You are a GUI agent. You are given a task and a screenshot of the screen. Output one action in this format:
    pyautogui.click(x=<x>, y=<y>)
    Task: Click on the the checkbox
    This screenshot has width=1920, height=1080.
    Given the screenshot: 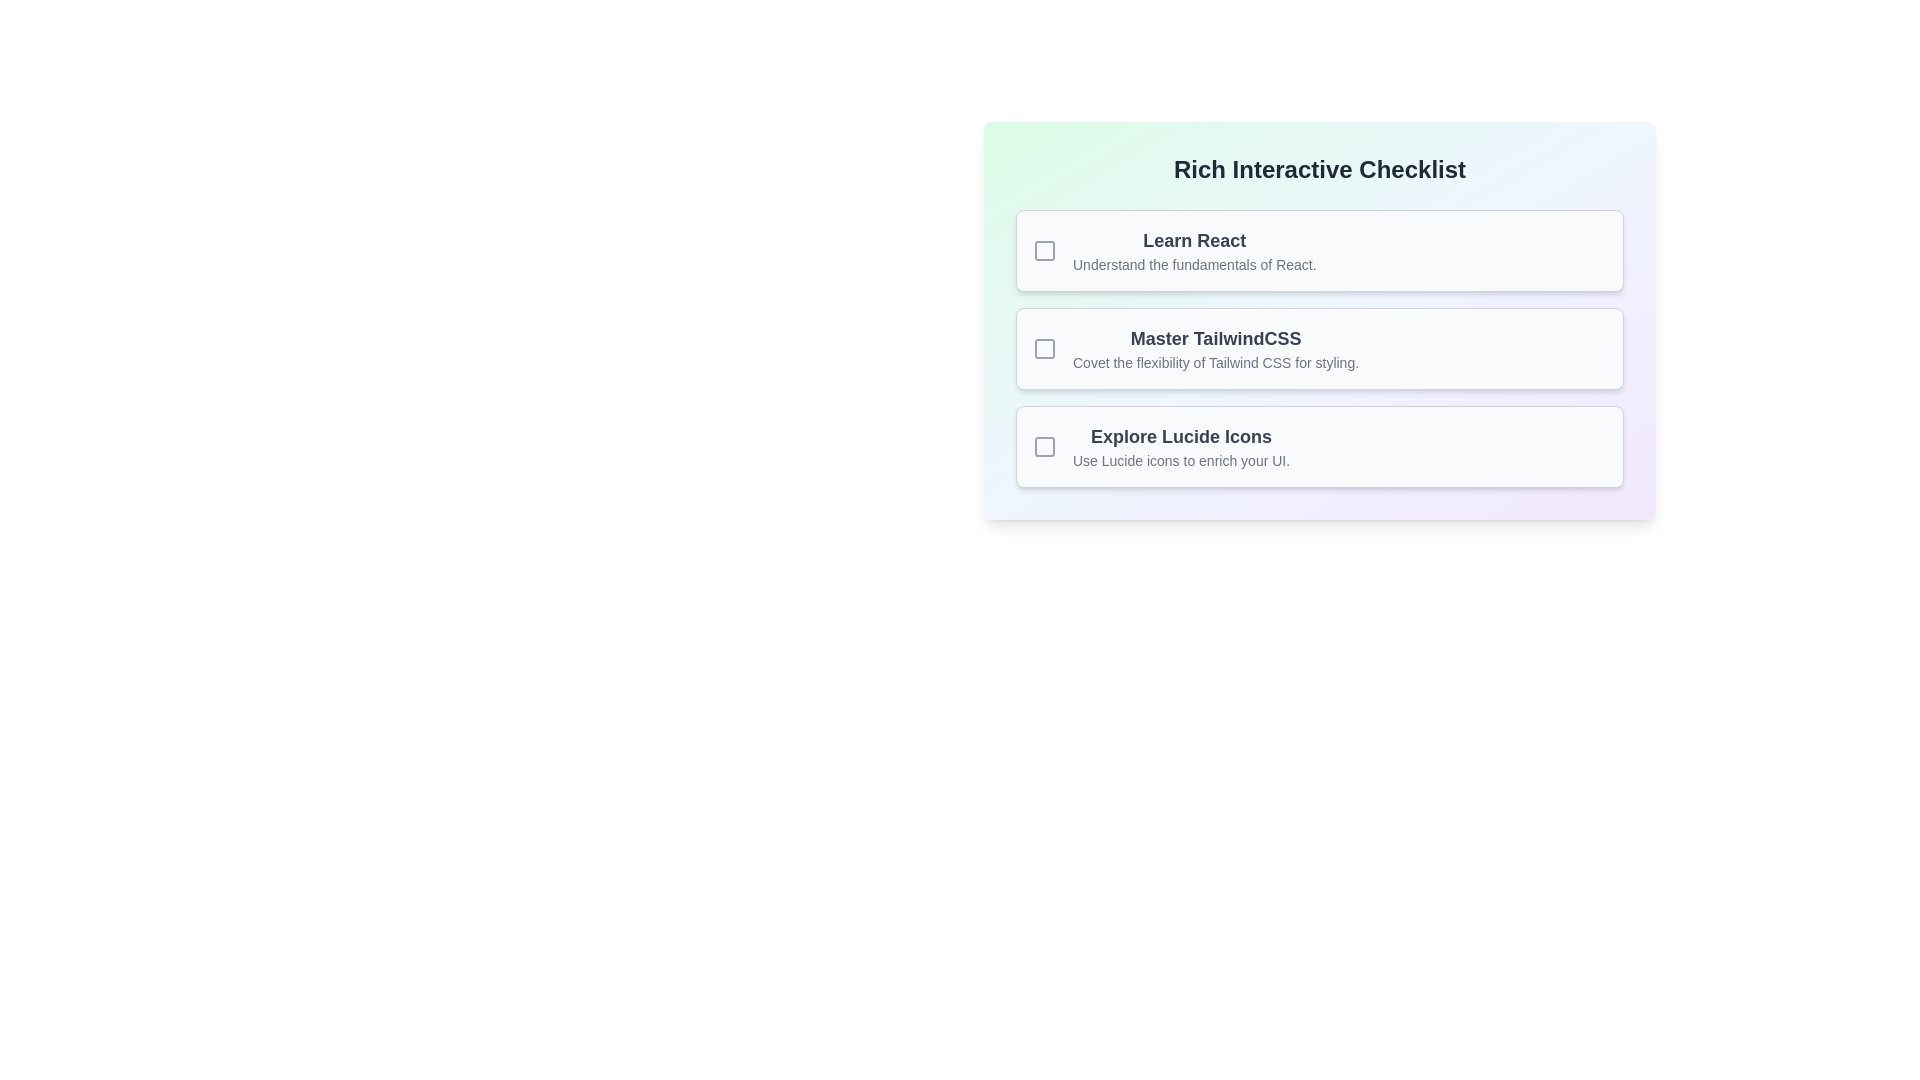 What is the action you would take?
    pyautogui.click(x=1320, y=249)
    